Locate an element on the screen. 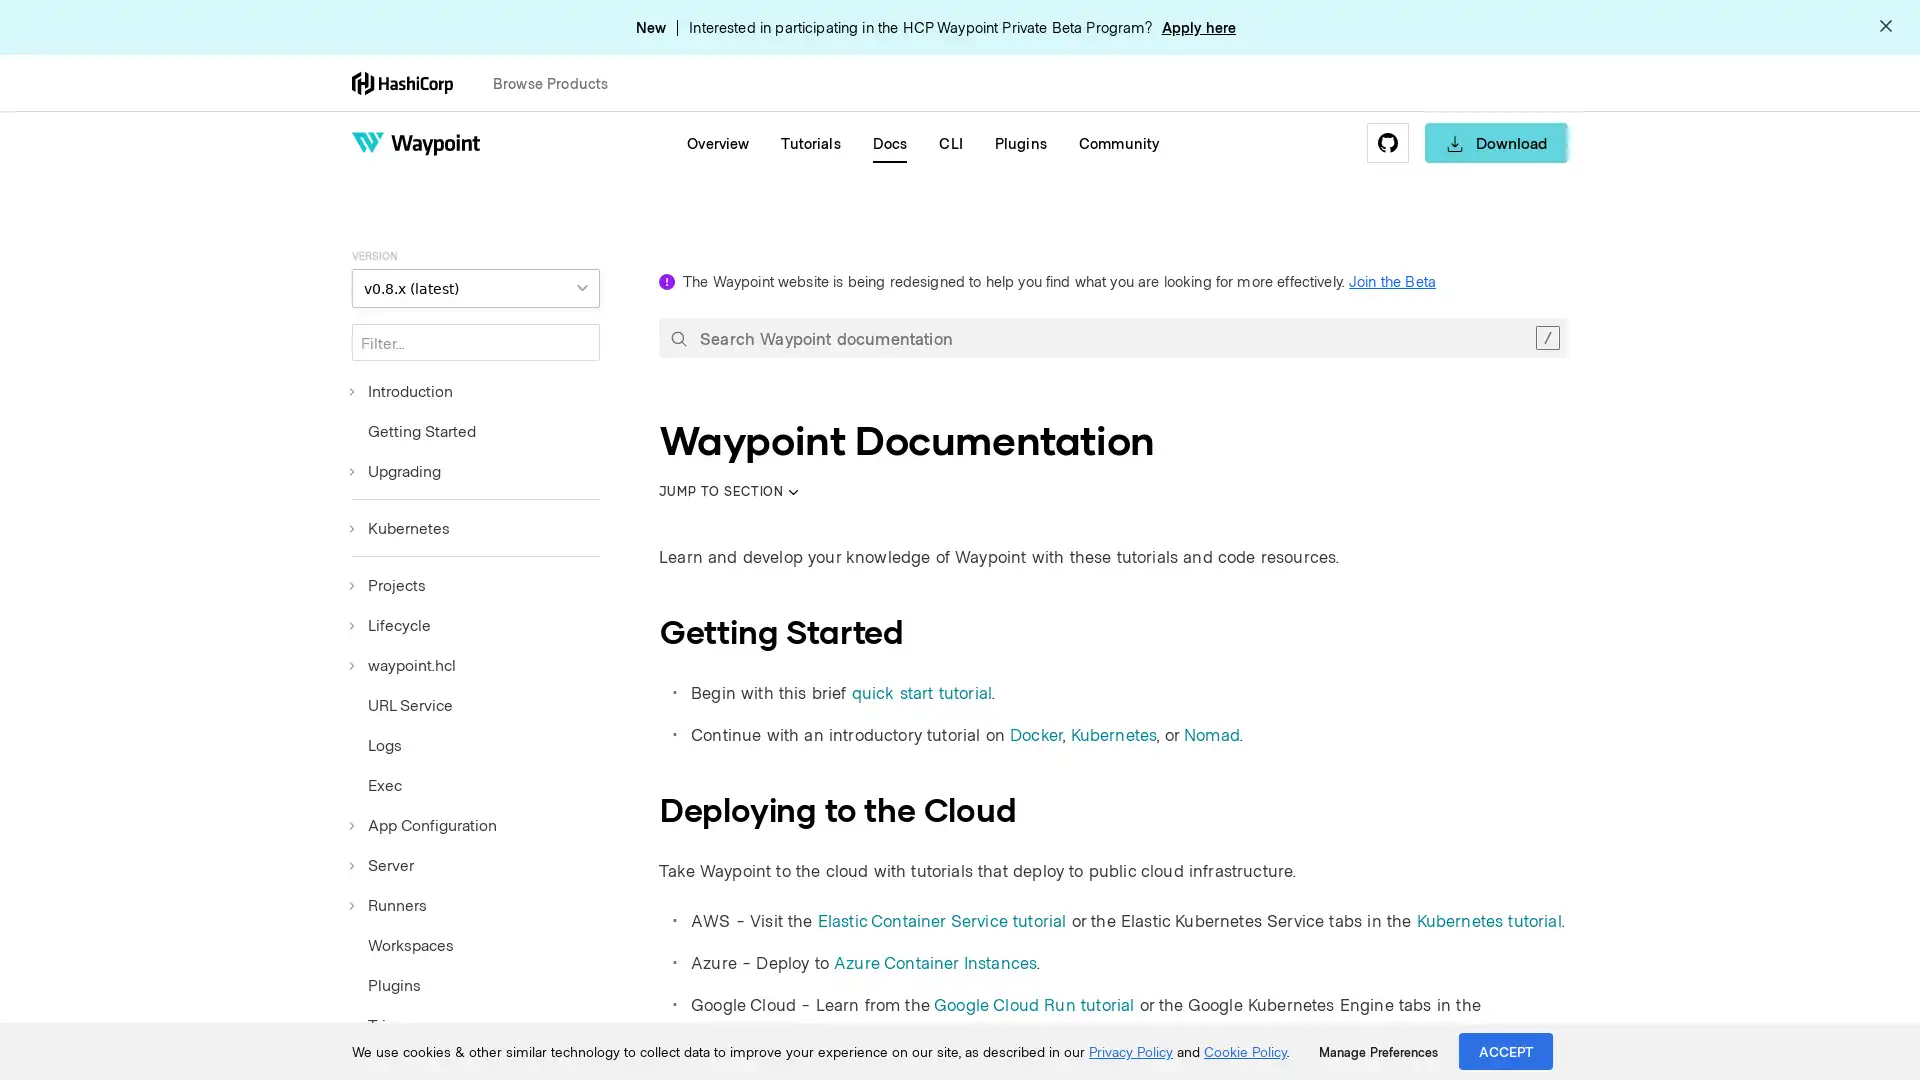 This screenshot has height=1080, width=1920. Lifecycle is located at coordinates (391, 623).